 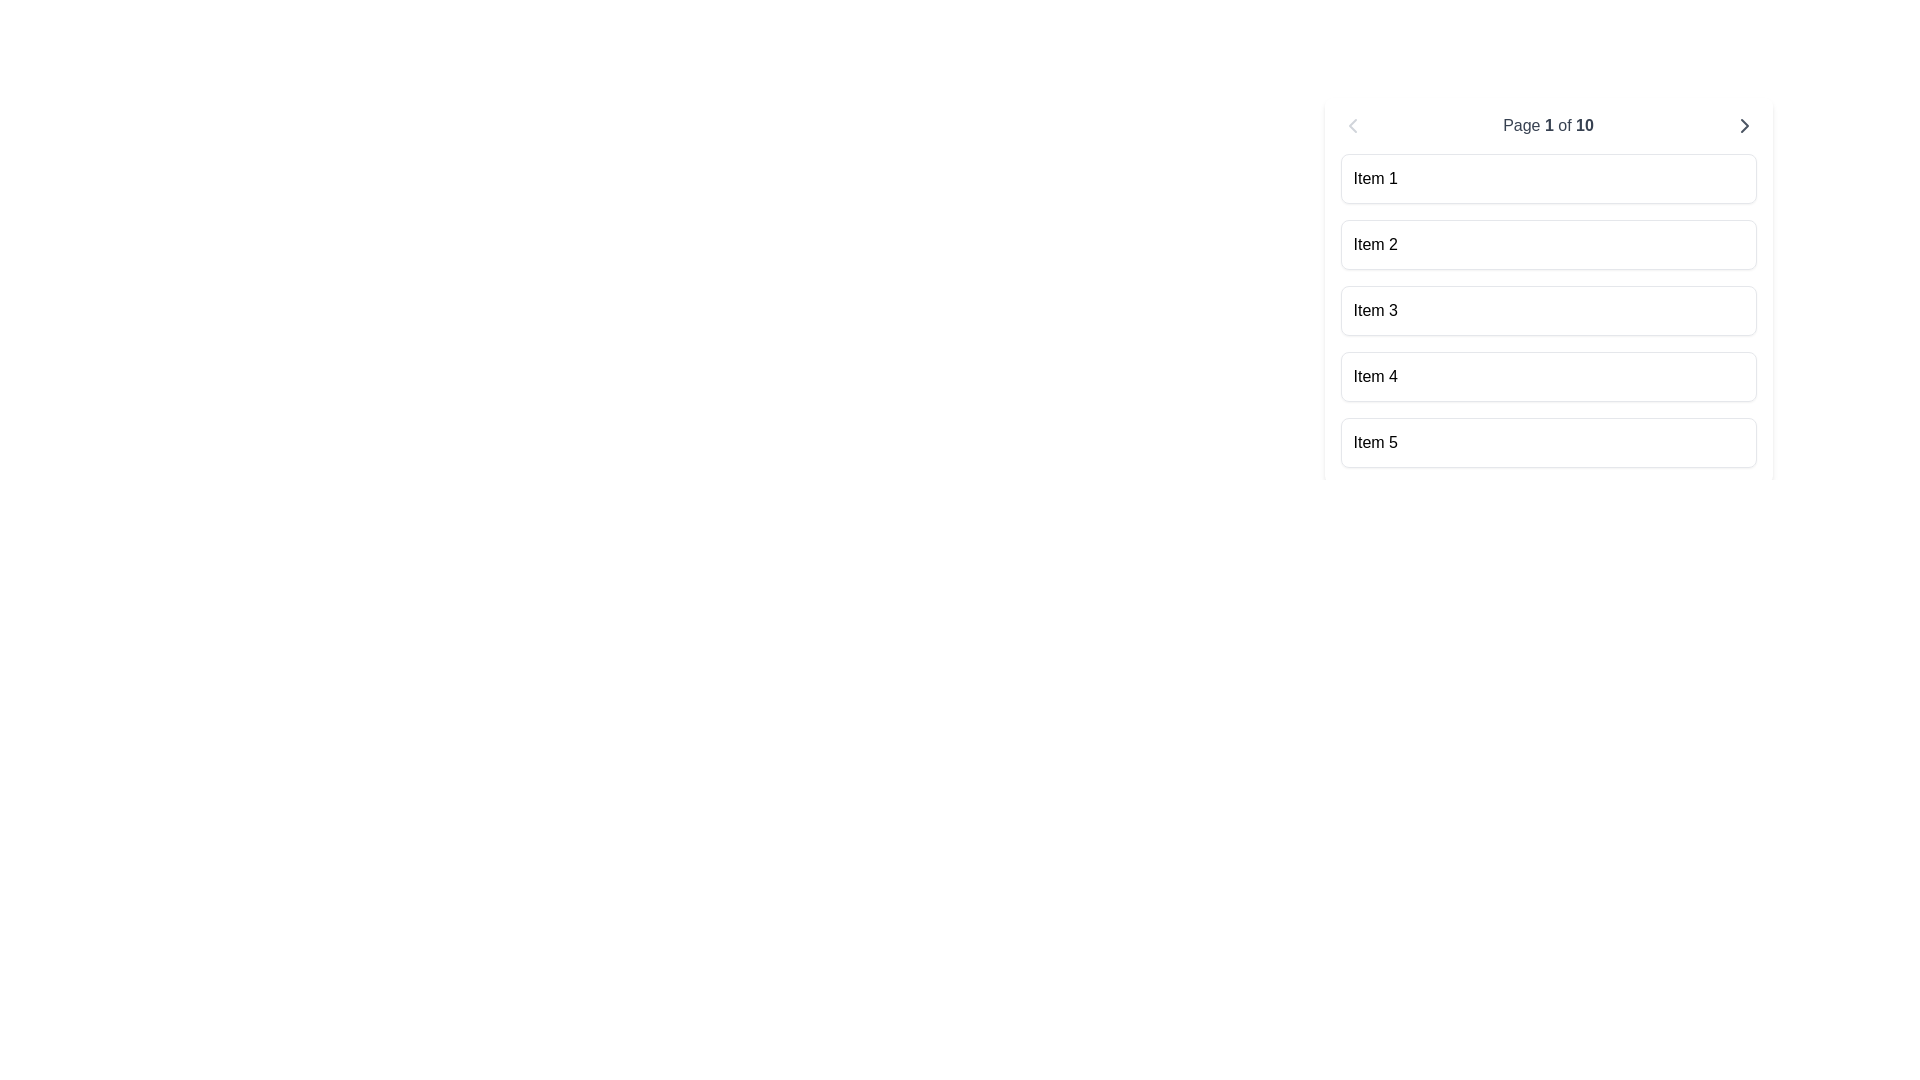 I want to click on the static text element that displays the total number of pages in the pagination component, located to the right of 'Page 1 of', so click(x=1583, y=125).